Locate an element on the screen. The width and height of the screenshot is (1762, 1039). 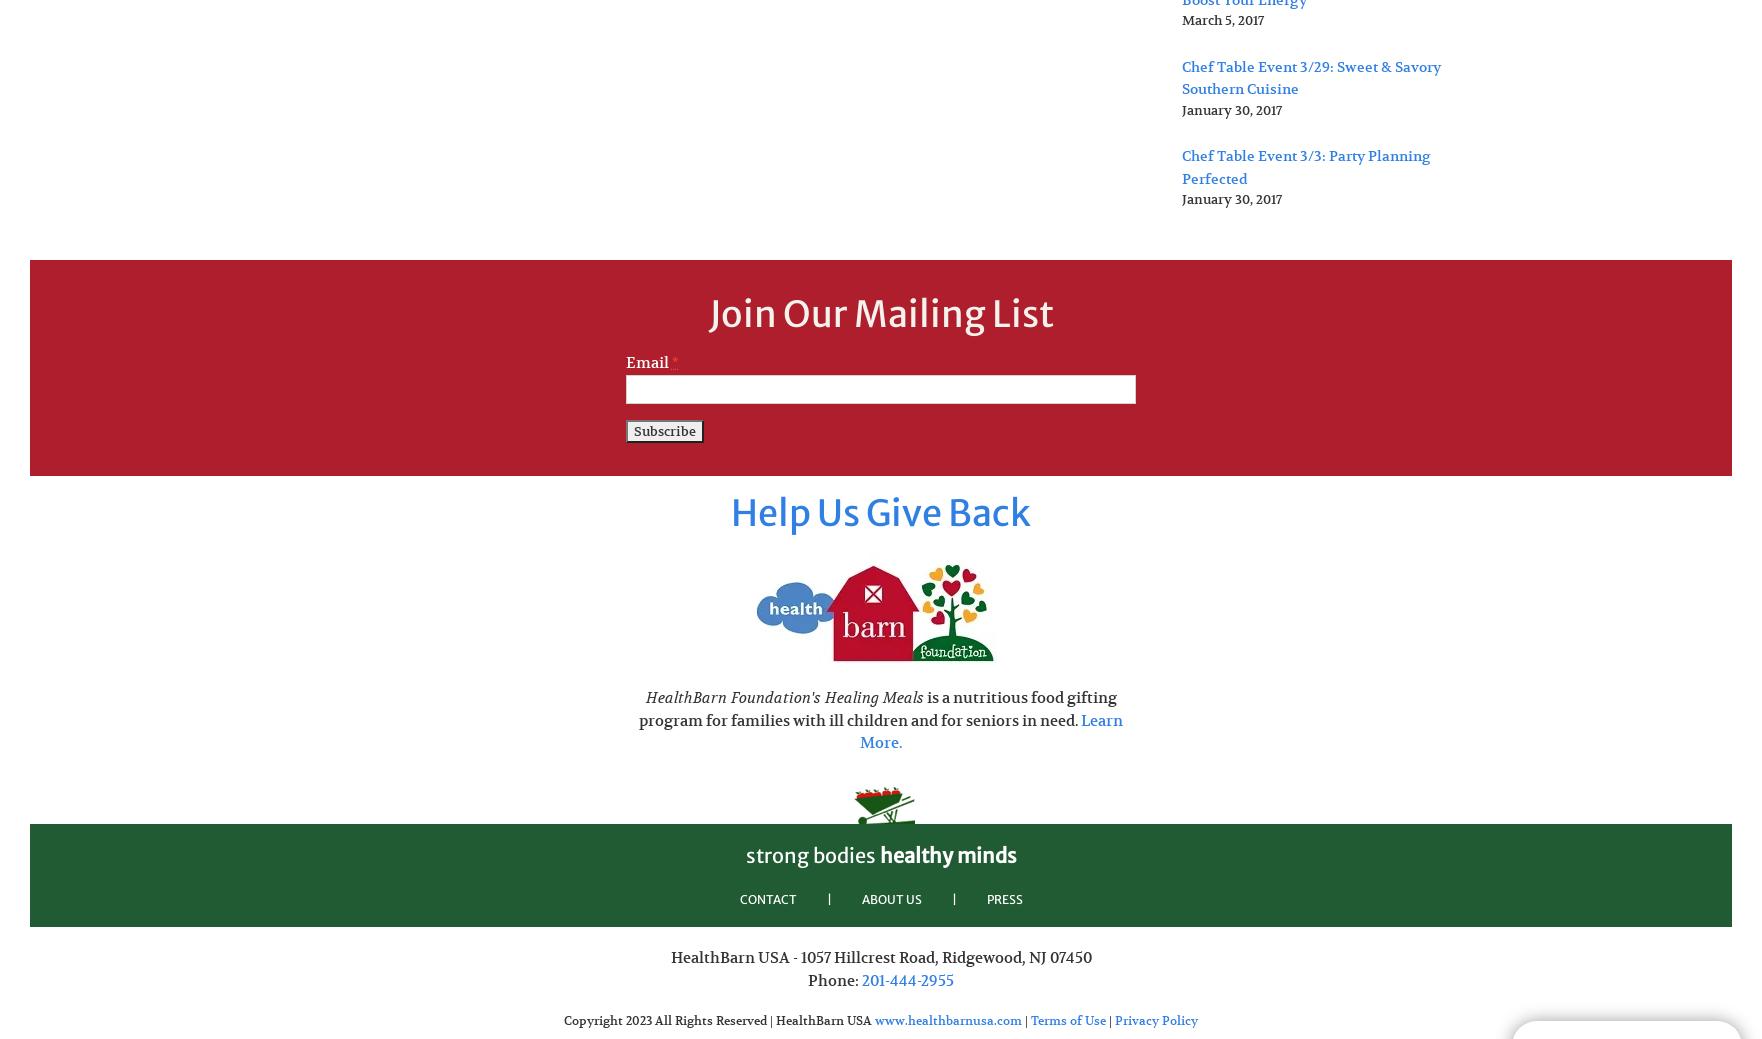
'Email' is located at coordinates (647, 361).